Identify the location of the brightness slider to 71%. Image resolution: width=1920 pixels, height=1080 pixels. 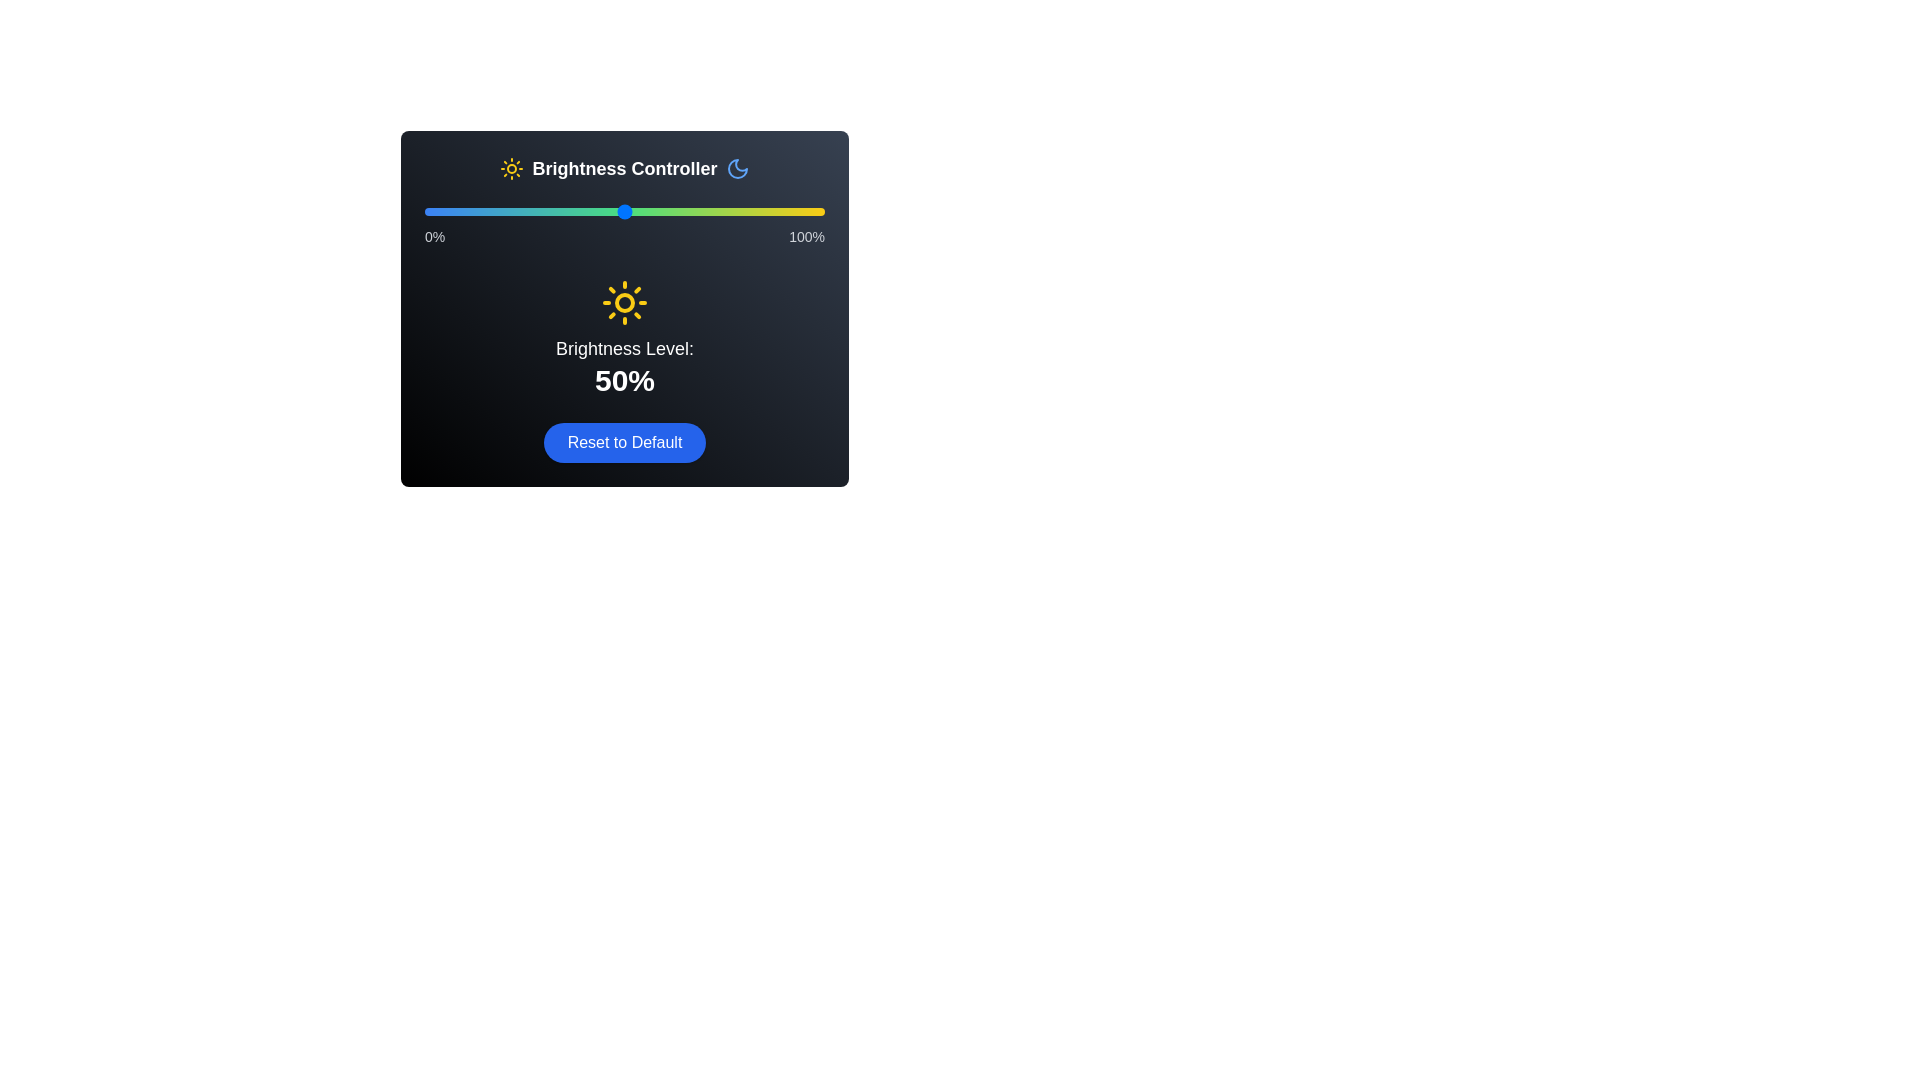
(709, 212).